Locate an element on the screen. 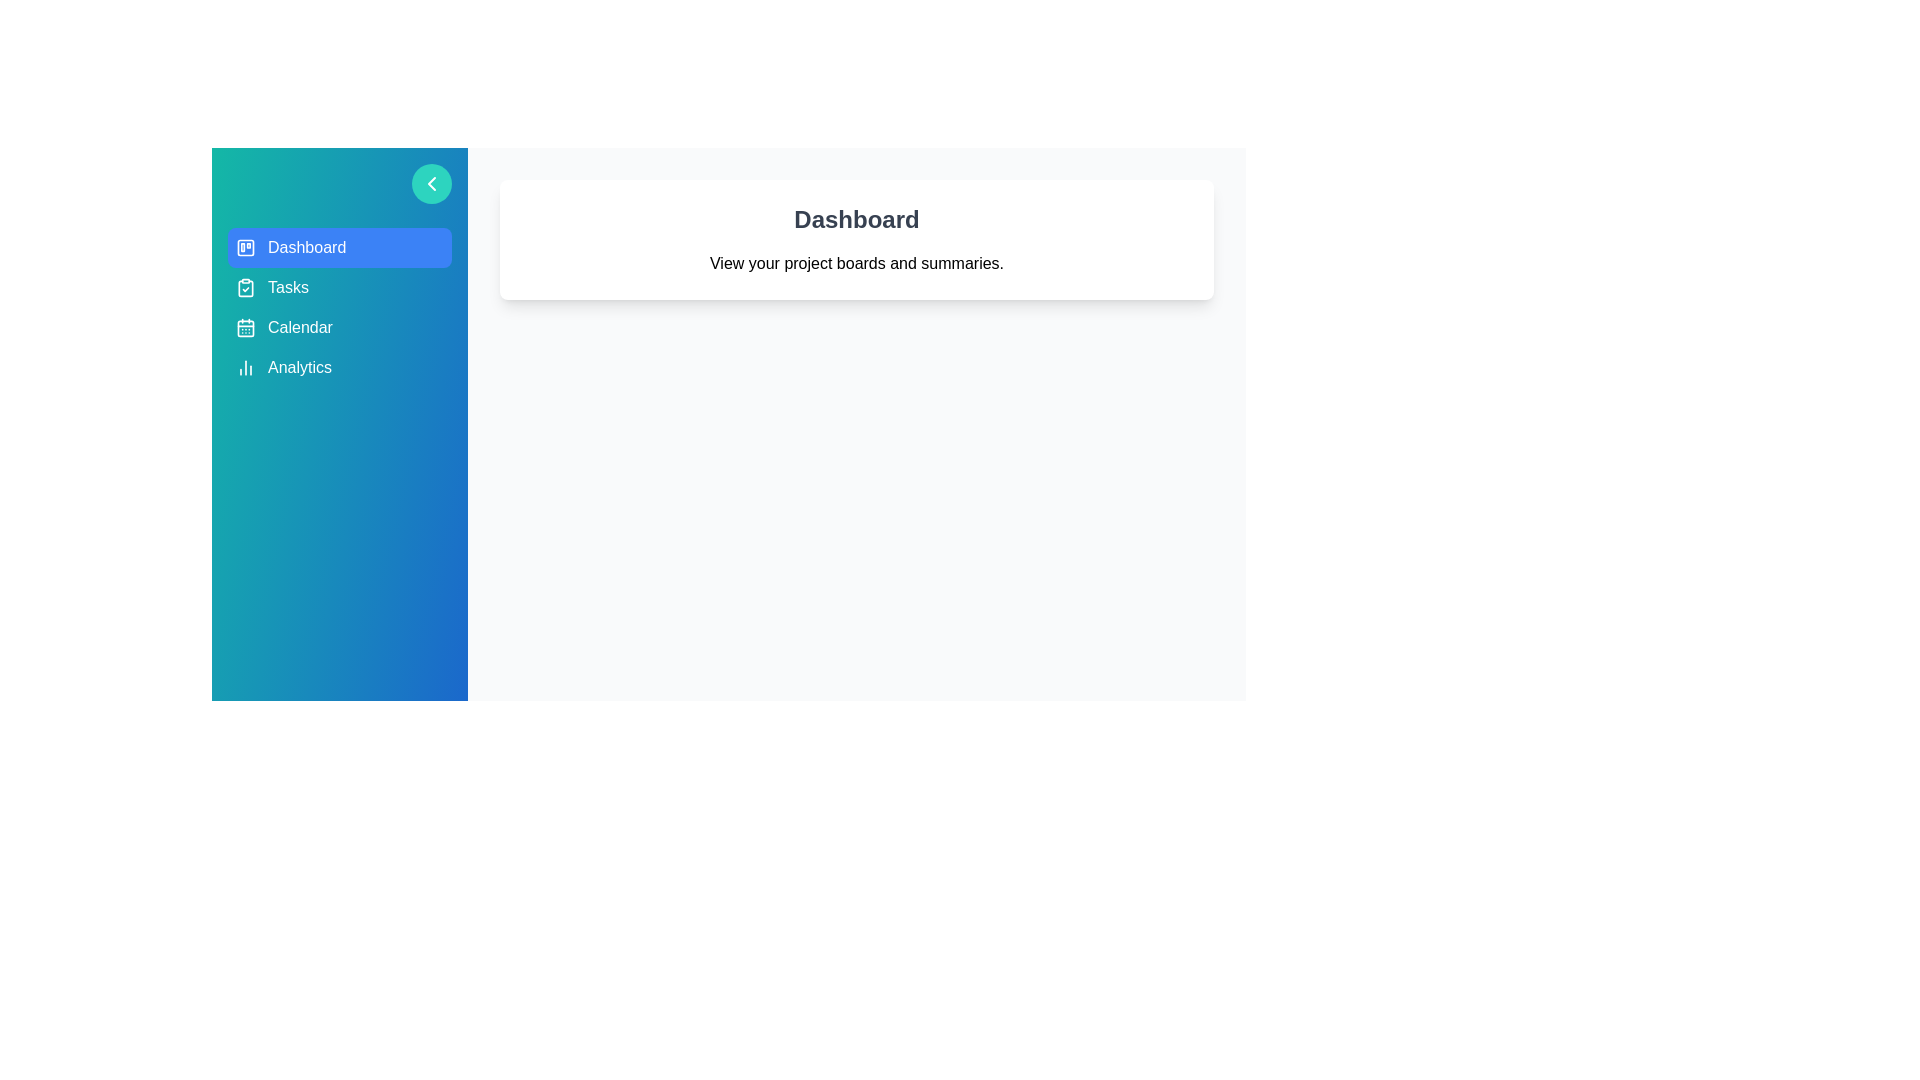 The height and width of the screenshot is (1080, 1920). the 'Tasks' text label in the vertical menu list is located at coordinates (287, 288).